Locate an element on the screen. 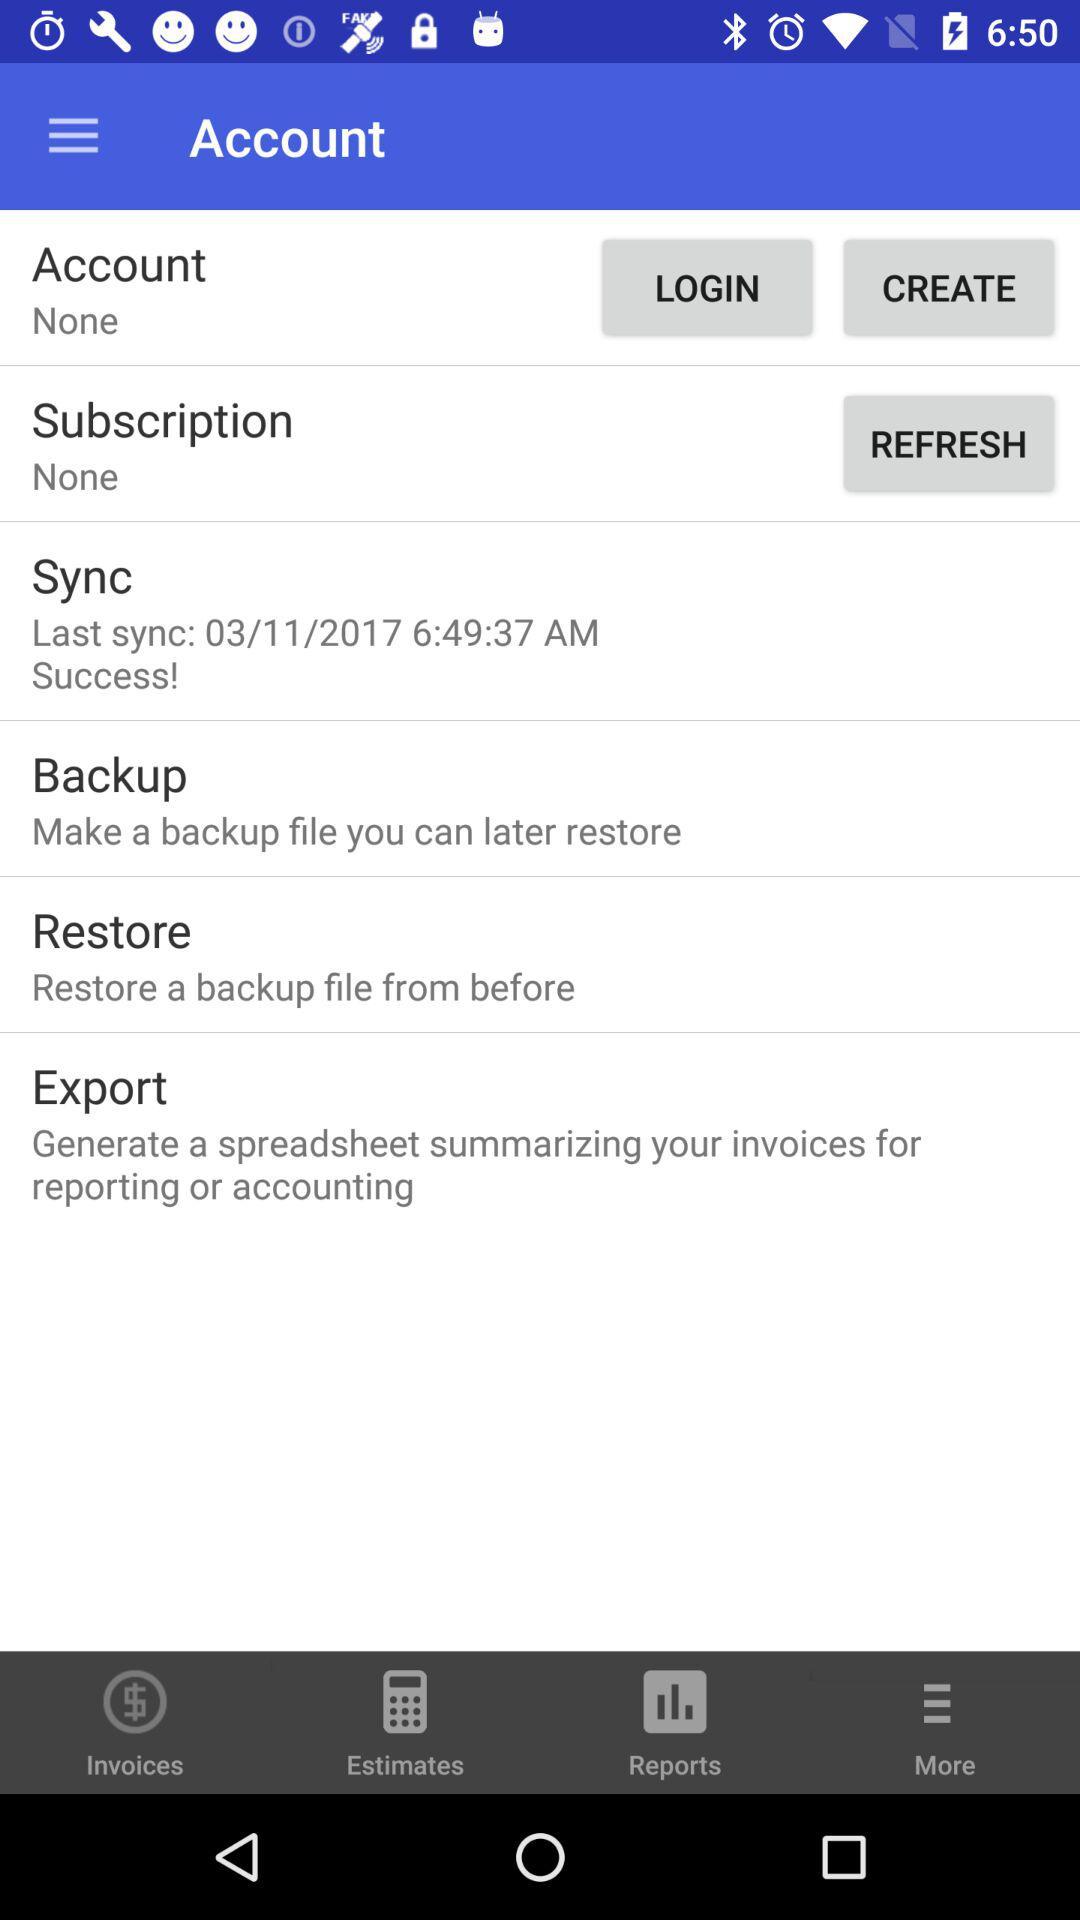 The height and width of the screenshot is (1920, 1080). create item is located at coordinates (947, 286).